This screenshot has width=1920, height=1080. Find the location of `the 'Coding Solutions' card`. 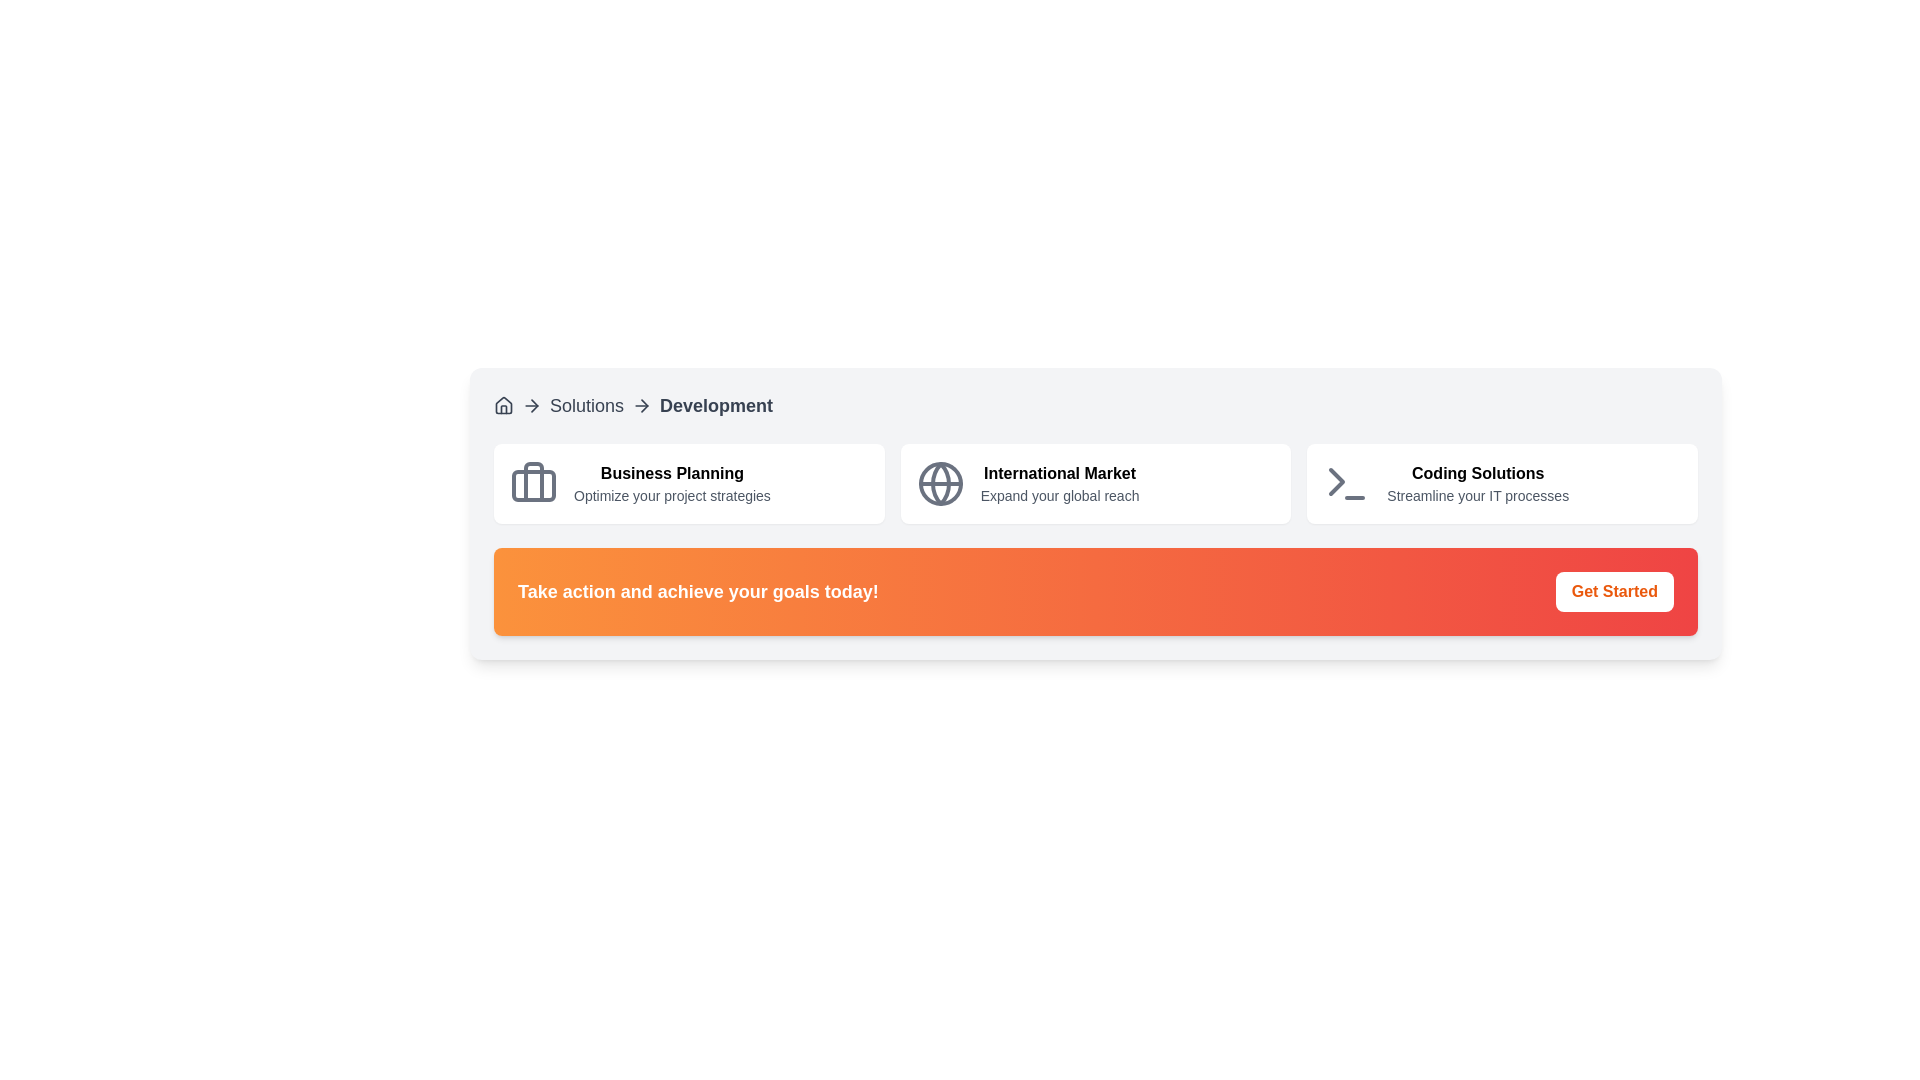

the 'Coding Solutions' card is located at coordinates (1502, 483).